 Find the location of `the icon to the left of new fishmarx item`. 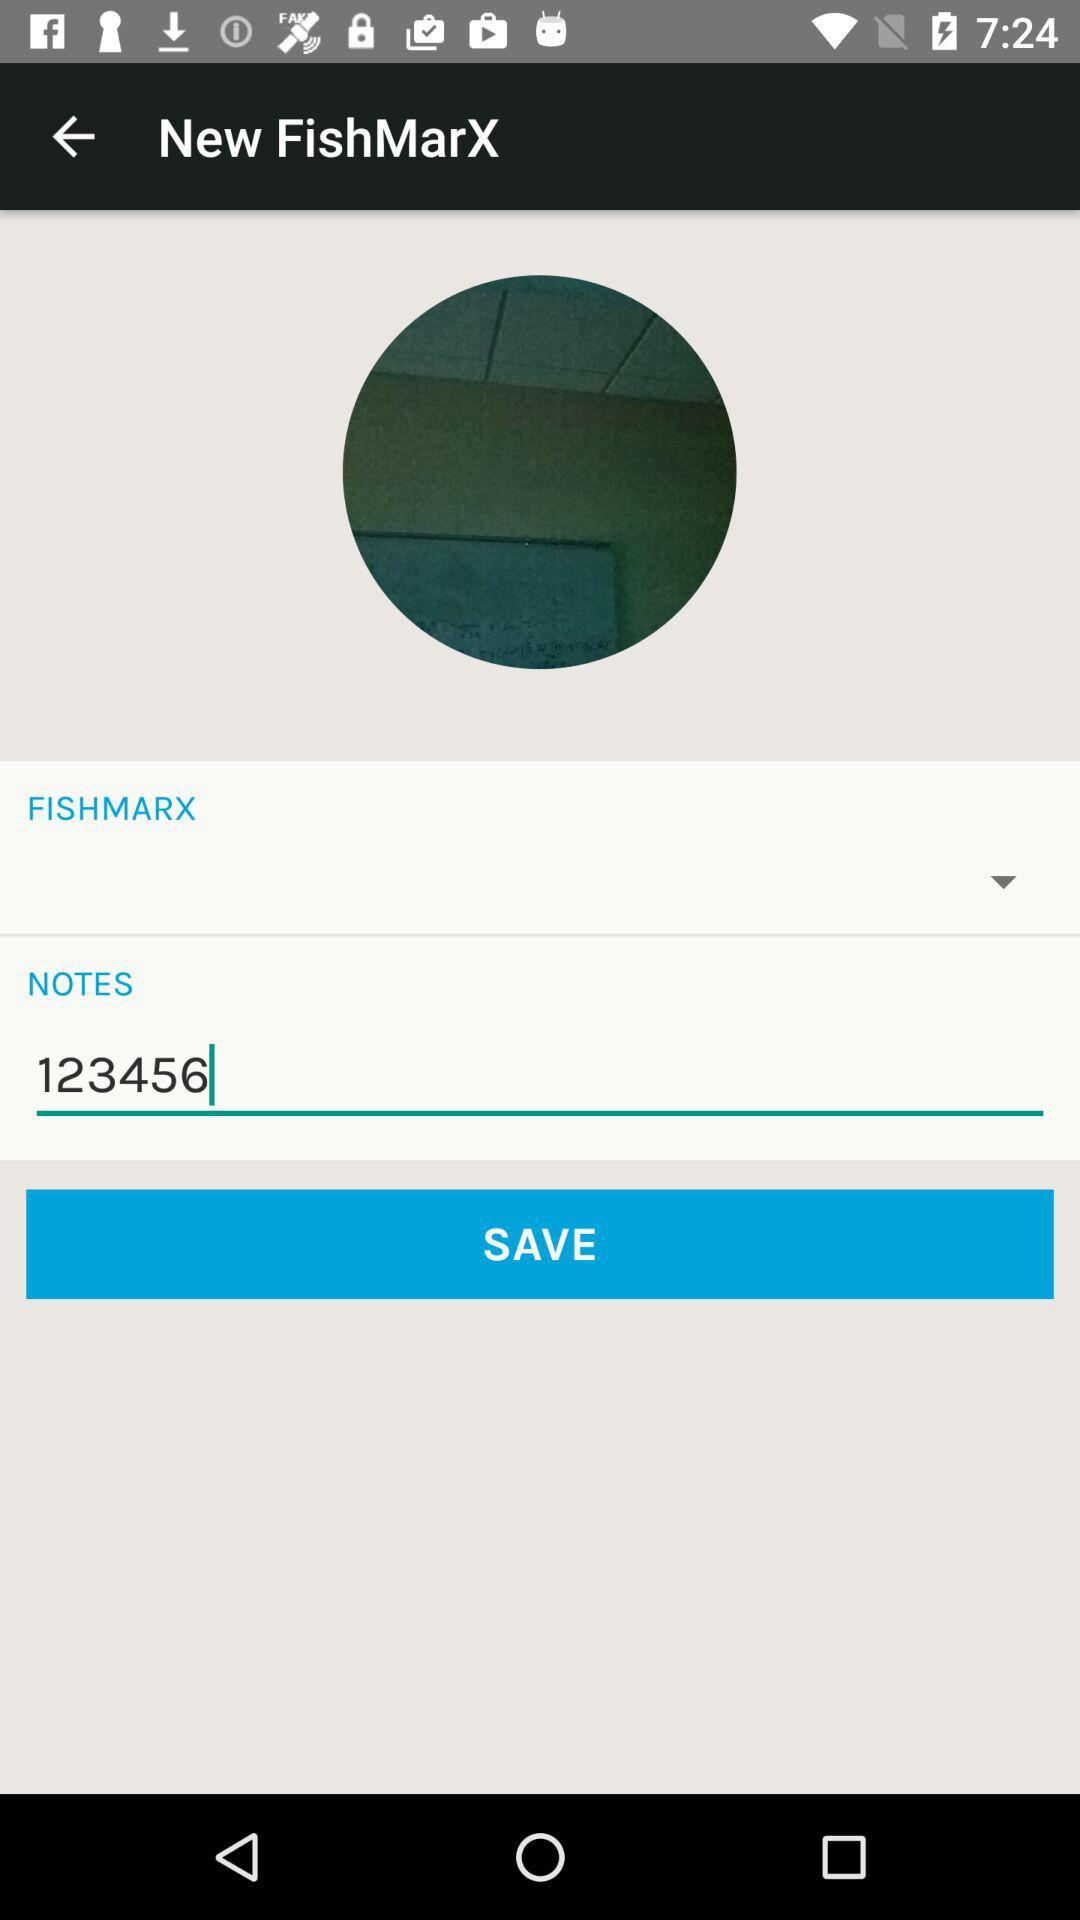

the icon to the left of new fishmarx item is located at coordinates (72, 135).